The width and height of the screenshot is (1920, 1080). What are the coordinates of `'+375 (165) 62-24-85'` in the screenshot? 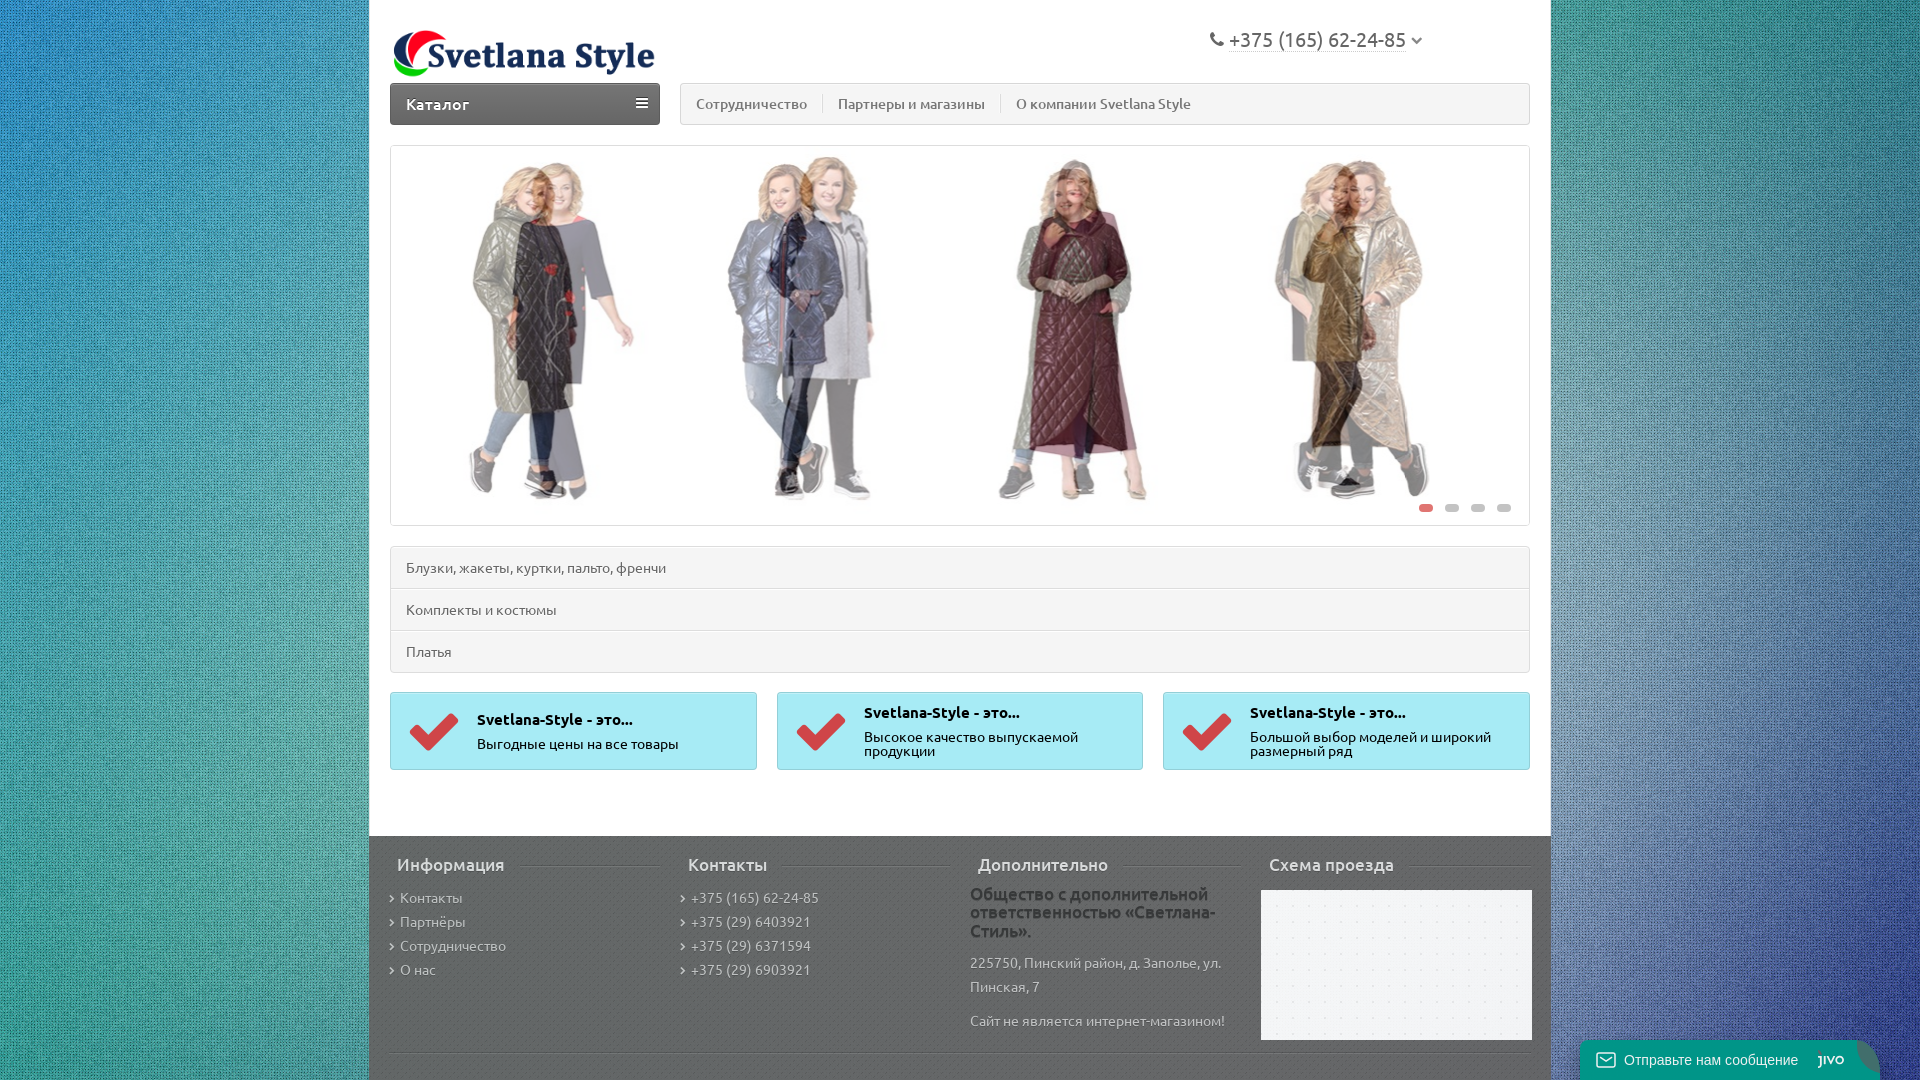 It's located at (748, 896).